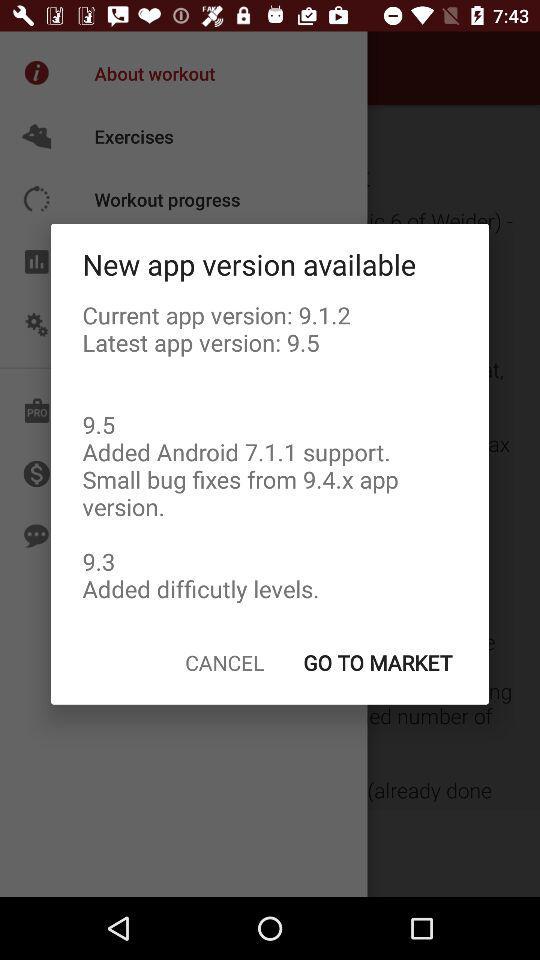 This screenshot has width=540, height=960. Describe the element at coordinates (377, 662) in the screenshot. I see `the icon to the right of cancel icon` at that location.